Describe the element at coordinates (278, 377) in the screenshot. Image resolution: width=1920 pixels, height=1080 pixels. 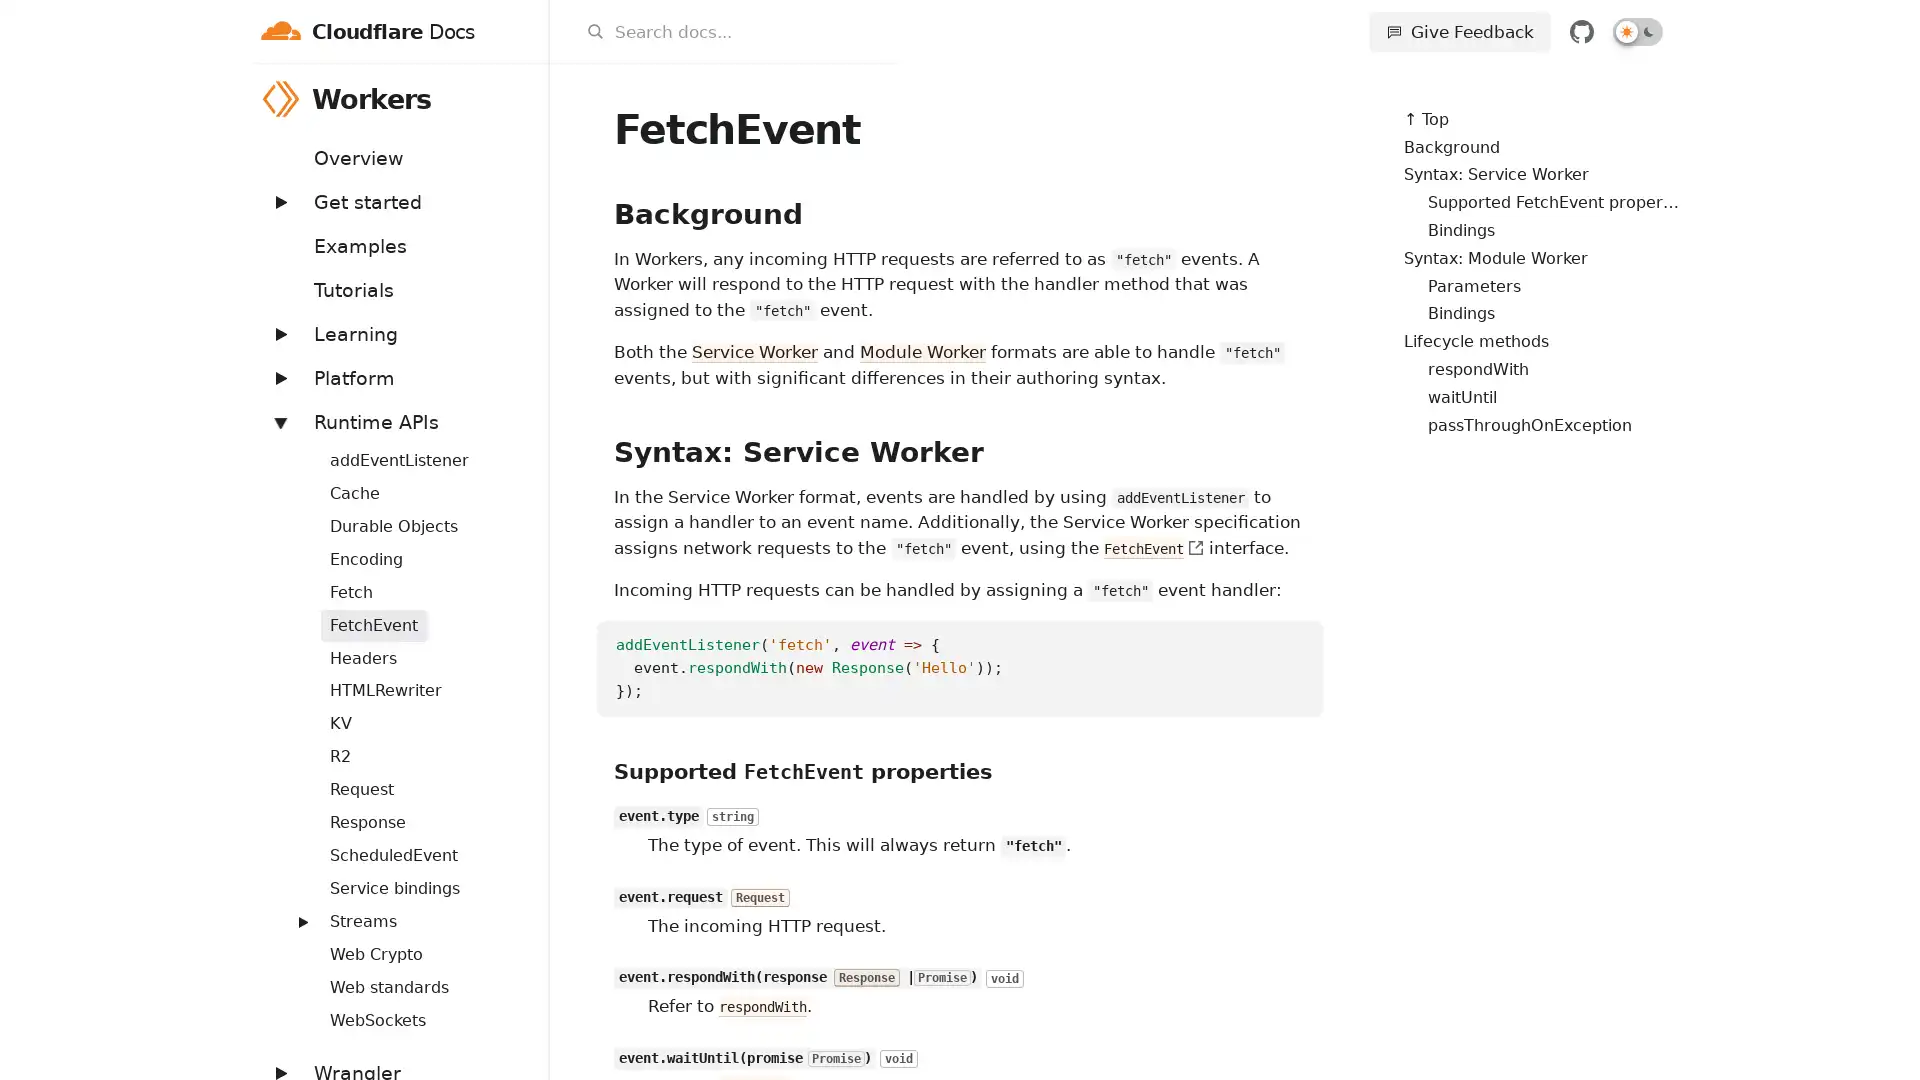
I see `Expand: Platform` at that location.